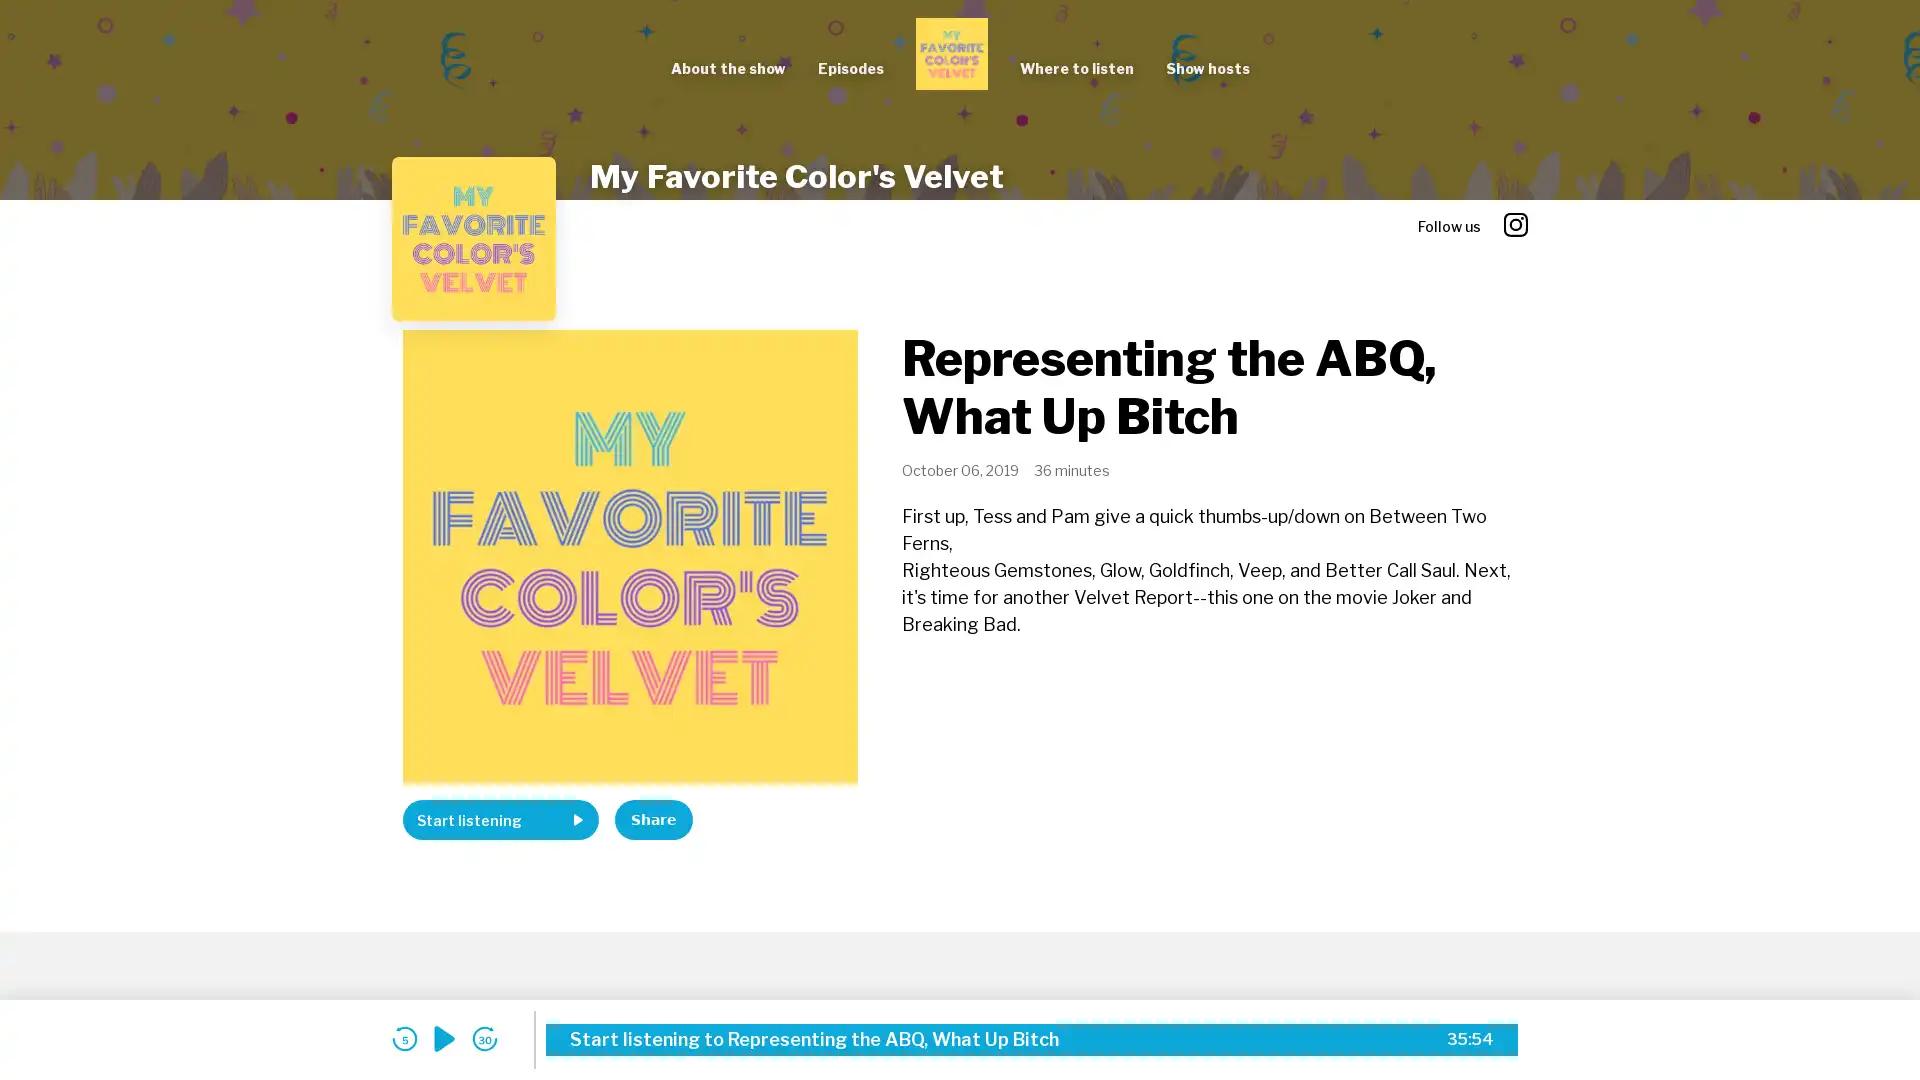  I want to click on Start listening, so click(500, 820).